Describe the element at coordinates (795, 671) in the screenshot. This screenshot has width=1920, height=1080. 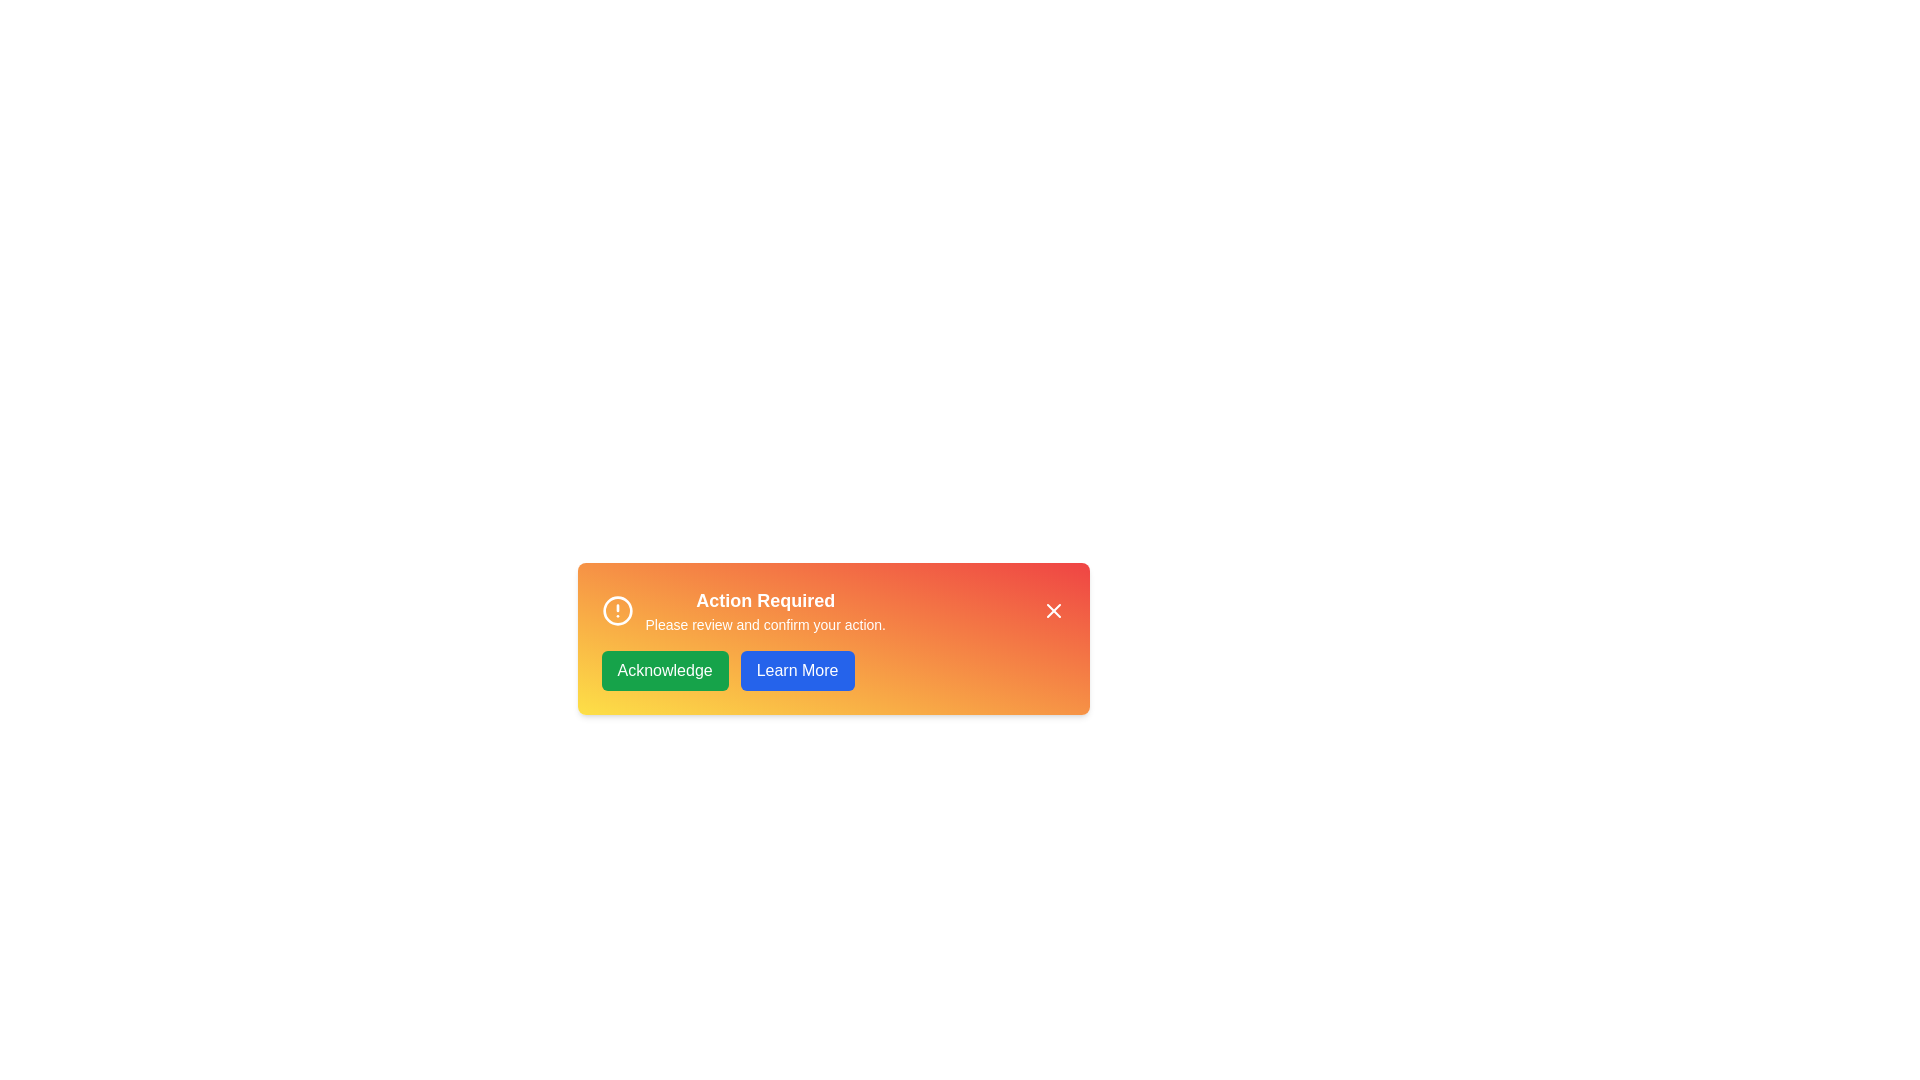
I see `the 'Learn More' button` at that location.